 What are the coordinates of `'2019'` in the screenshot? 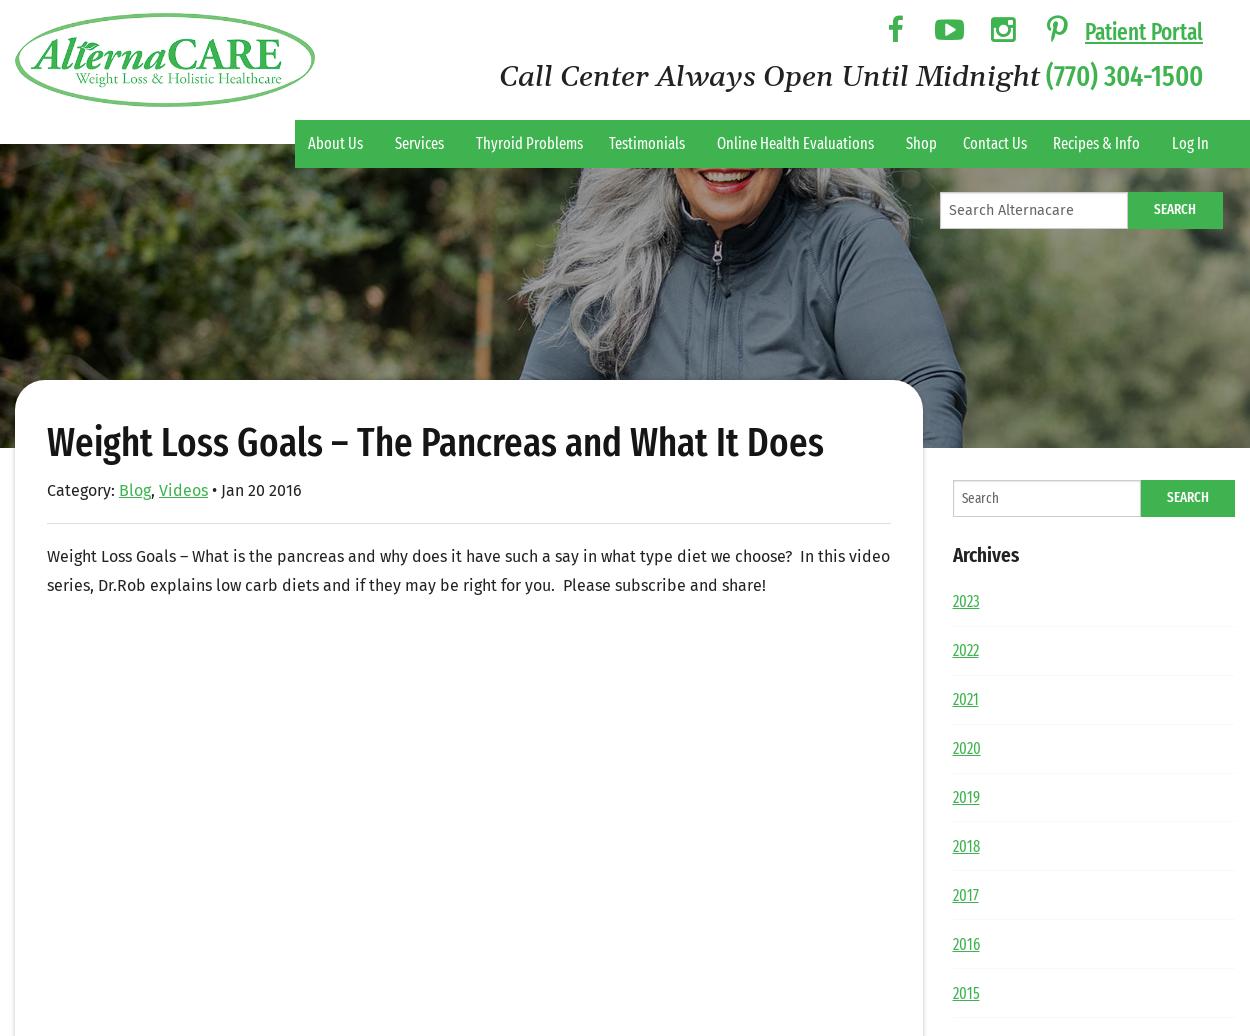 It's located at (951, 796).